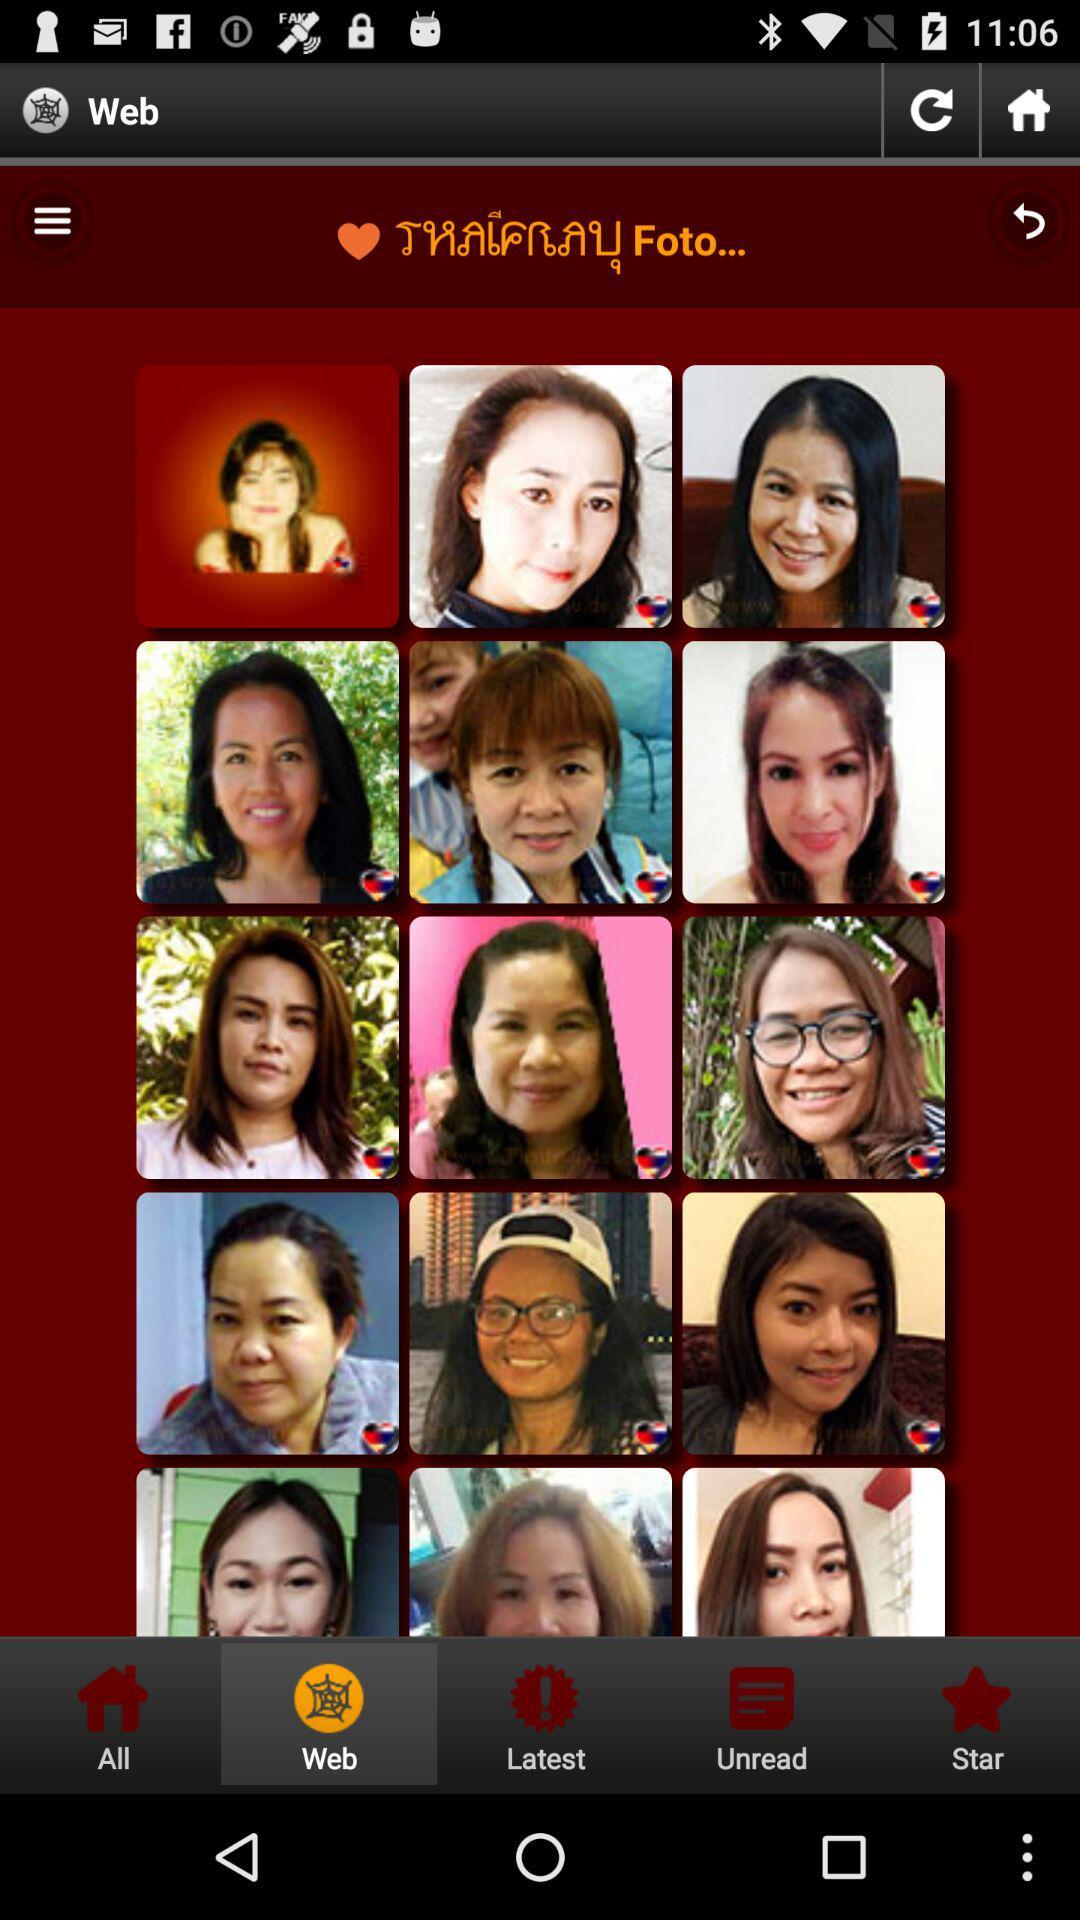  What do you see at coordinates (545, 1713) in the screenshot?
I see `explore latest profiles` at bounding box center [545, 1713].